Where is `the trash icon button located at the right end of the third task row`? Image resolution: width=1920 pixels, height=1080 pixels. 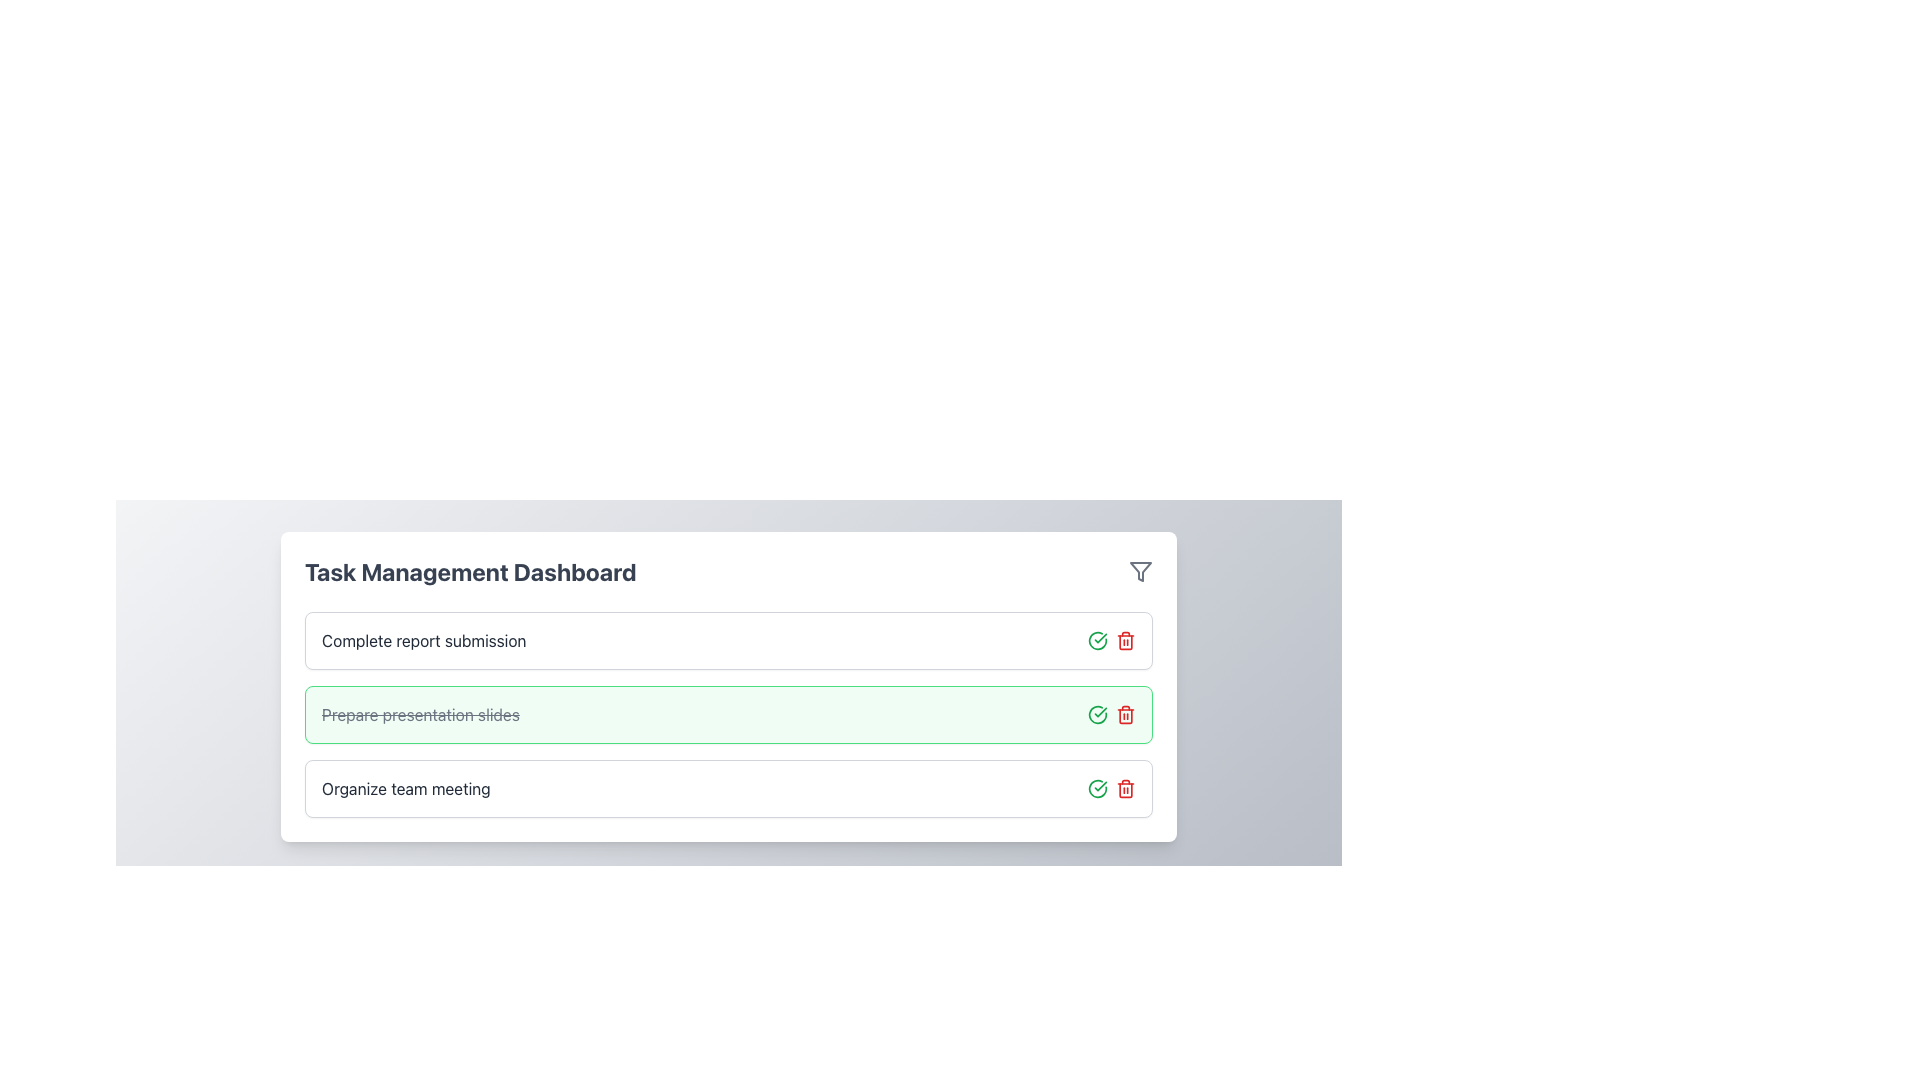
the trash icon button located at the right end of the third task row is located at coordinates (1126, 788).